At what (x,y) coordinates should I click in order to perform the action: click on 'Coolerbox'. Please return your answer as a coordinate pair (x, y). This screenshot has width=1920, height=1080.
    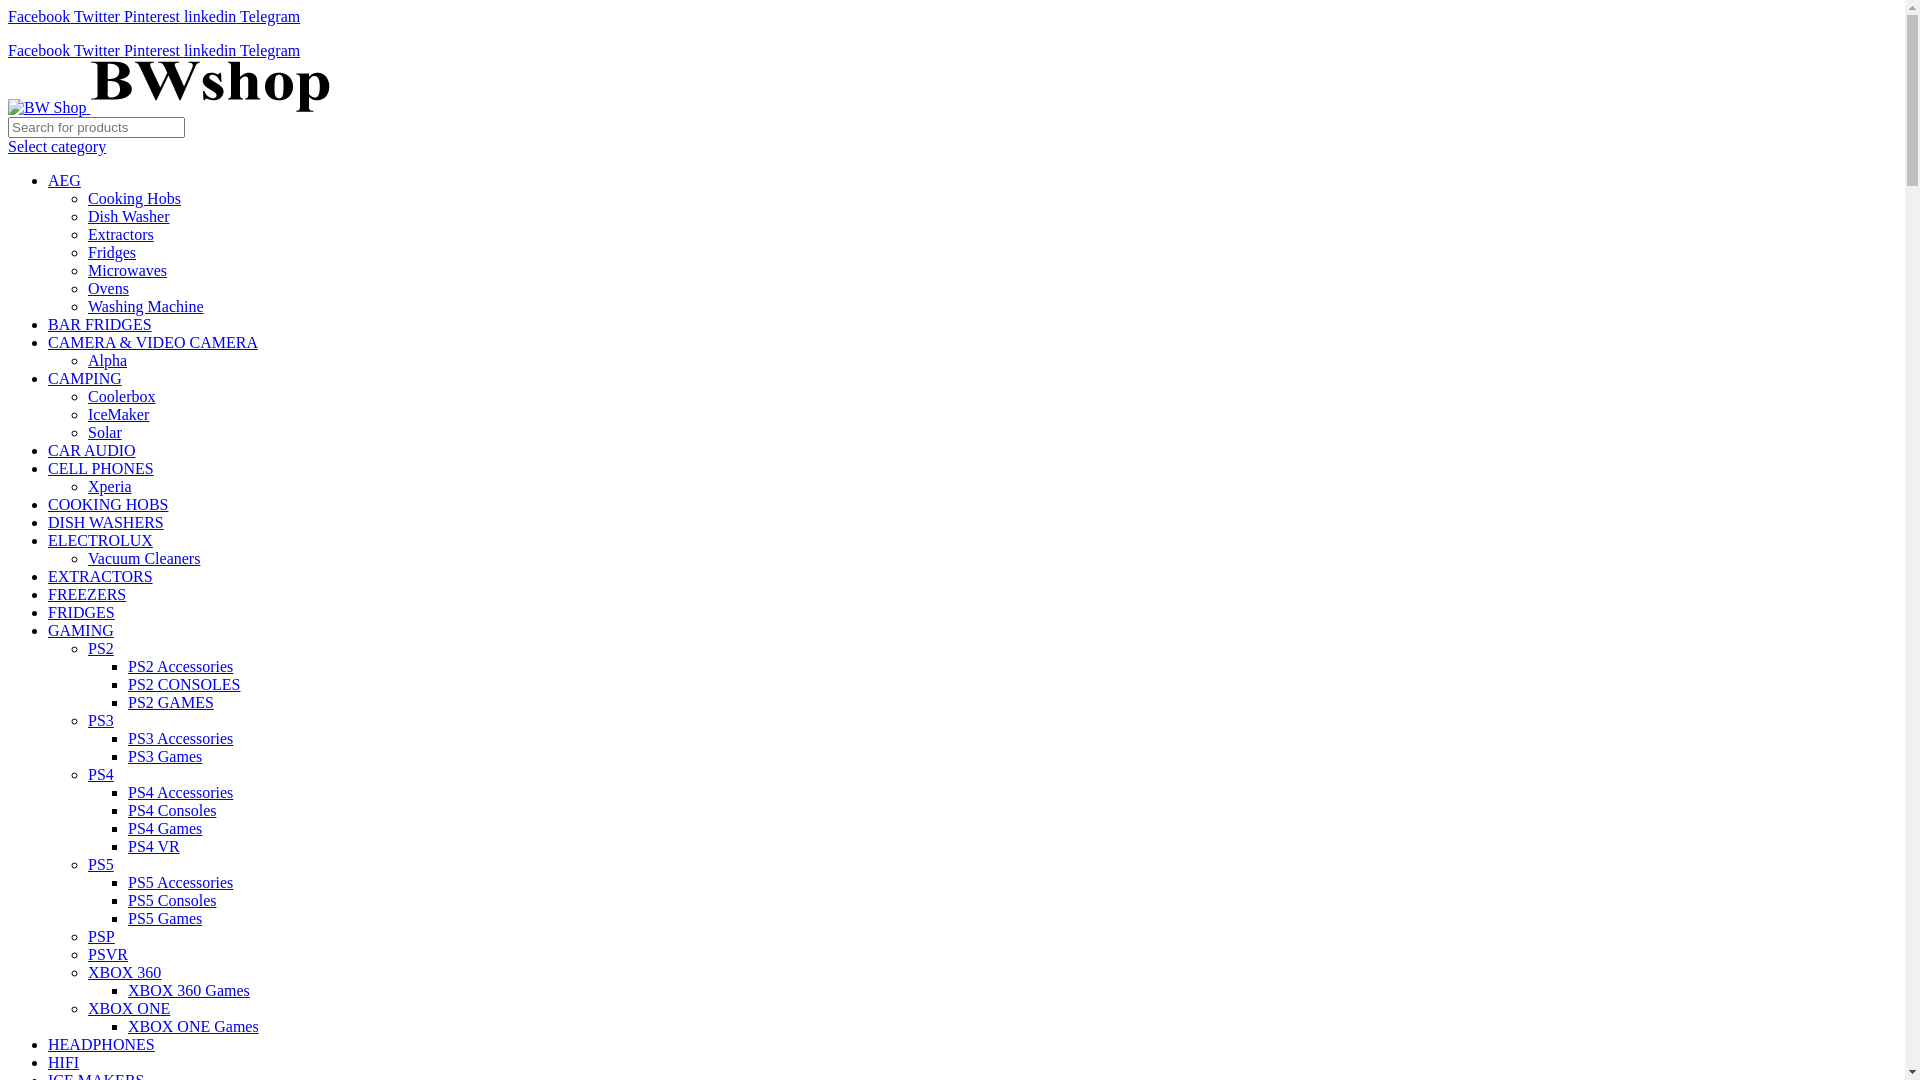
    Looking at the image, I should click on (86, 396).